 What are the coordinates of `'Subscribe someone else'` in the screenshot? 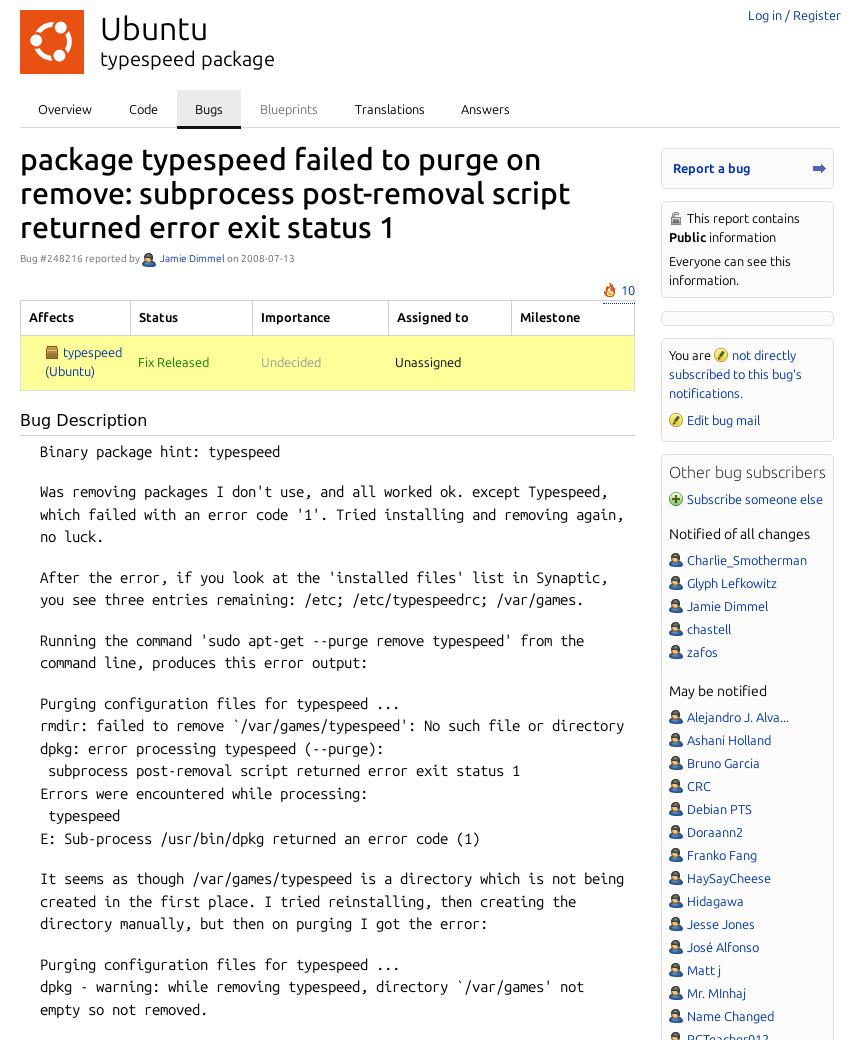 It's located at (753, 497).